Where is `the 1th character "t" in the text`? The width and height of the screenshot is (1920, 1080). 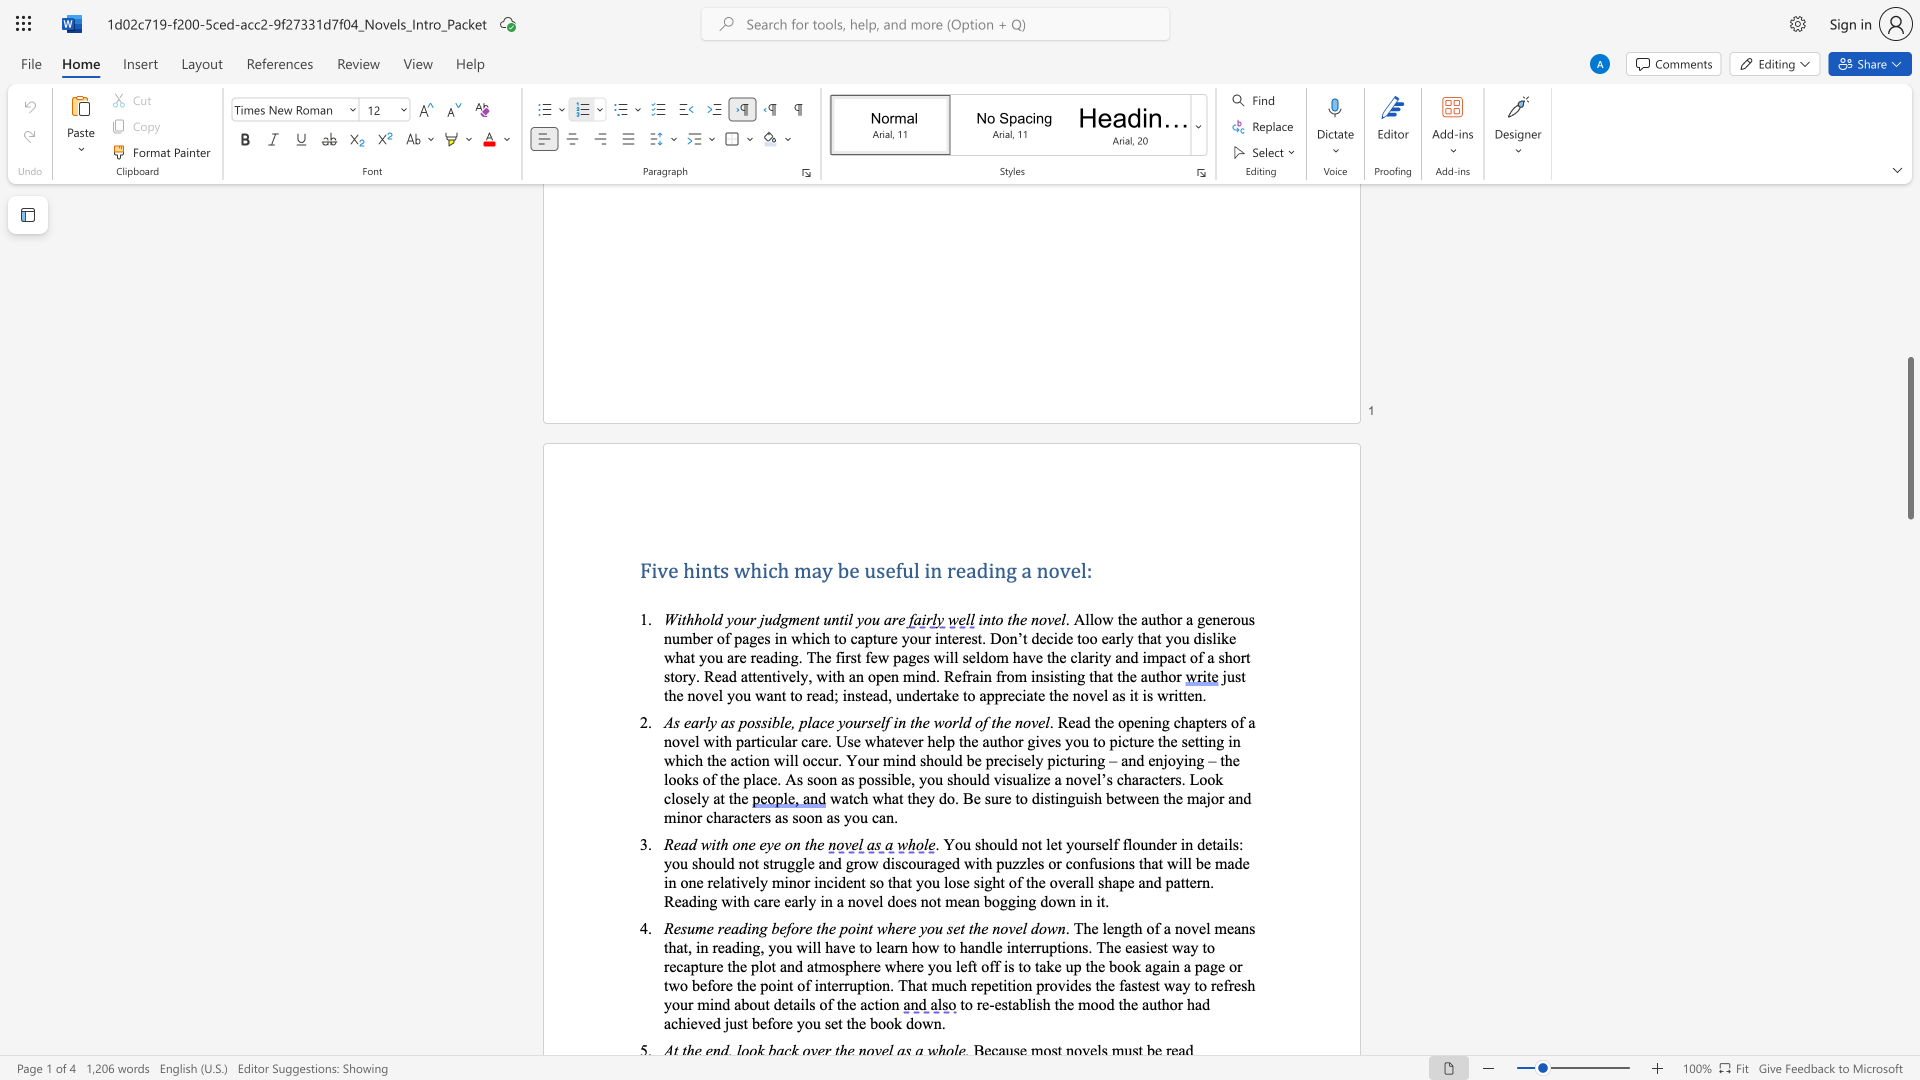 the 1th character "t" in the text is located at coordinates (818, 928).